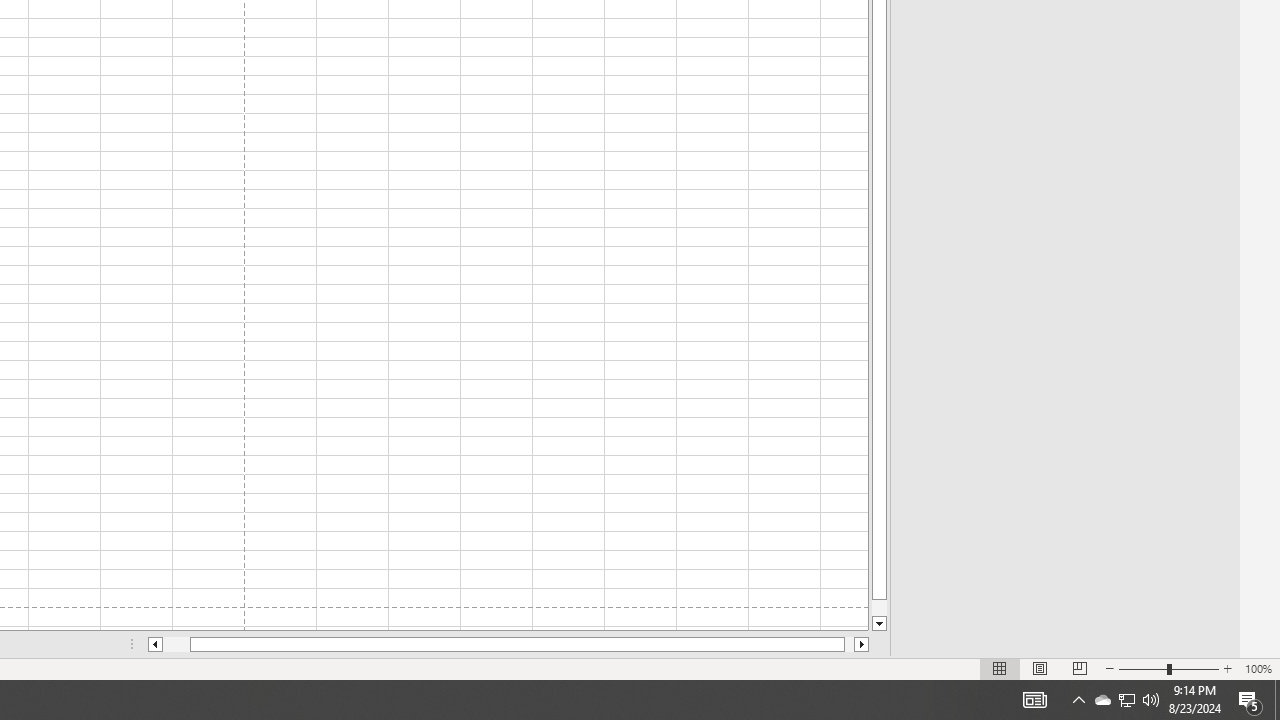  Describe the element at coordinates (862, 644) in the screenshot. I see `'Column right'` at that location.